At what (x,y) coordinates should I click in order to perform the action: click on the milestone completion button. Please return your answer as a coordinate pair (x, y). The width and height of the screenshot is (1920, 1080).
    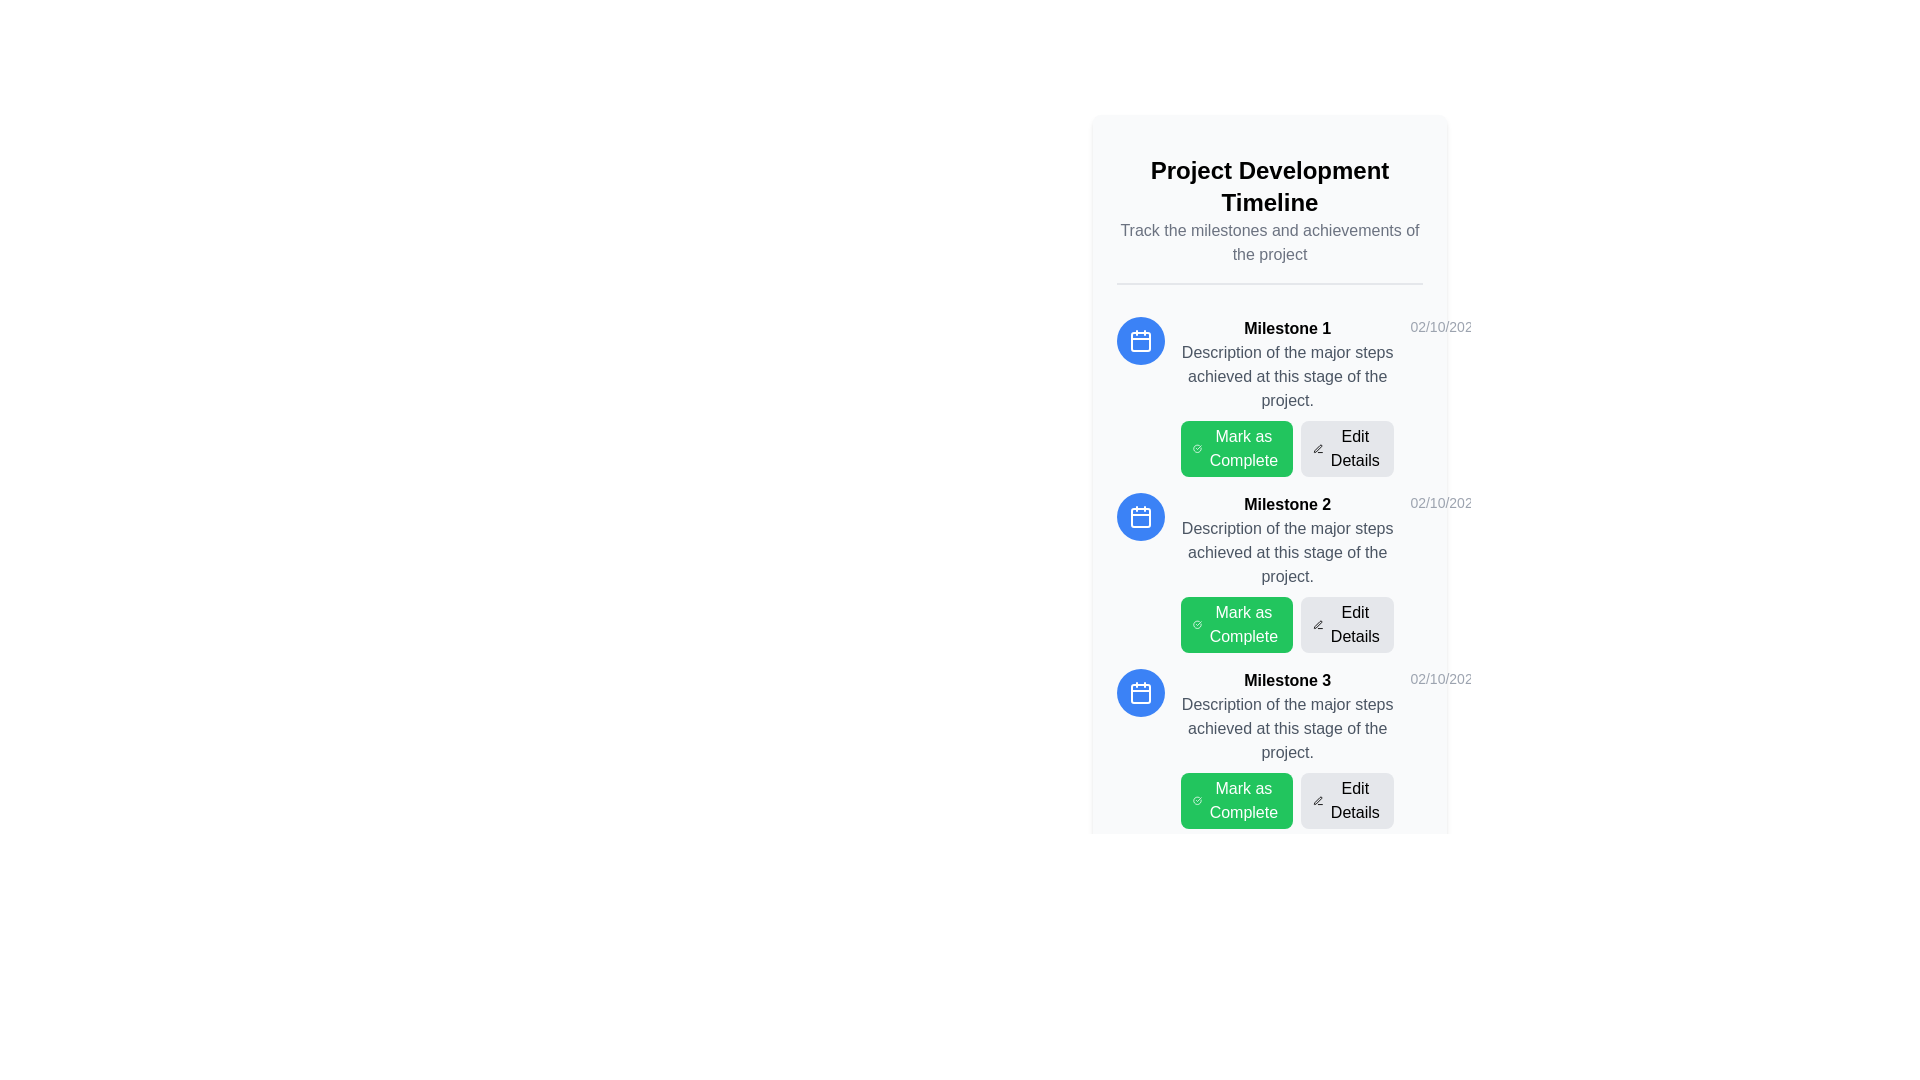
    Looking at the image, I should click on (1236, 447).